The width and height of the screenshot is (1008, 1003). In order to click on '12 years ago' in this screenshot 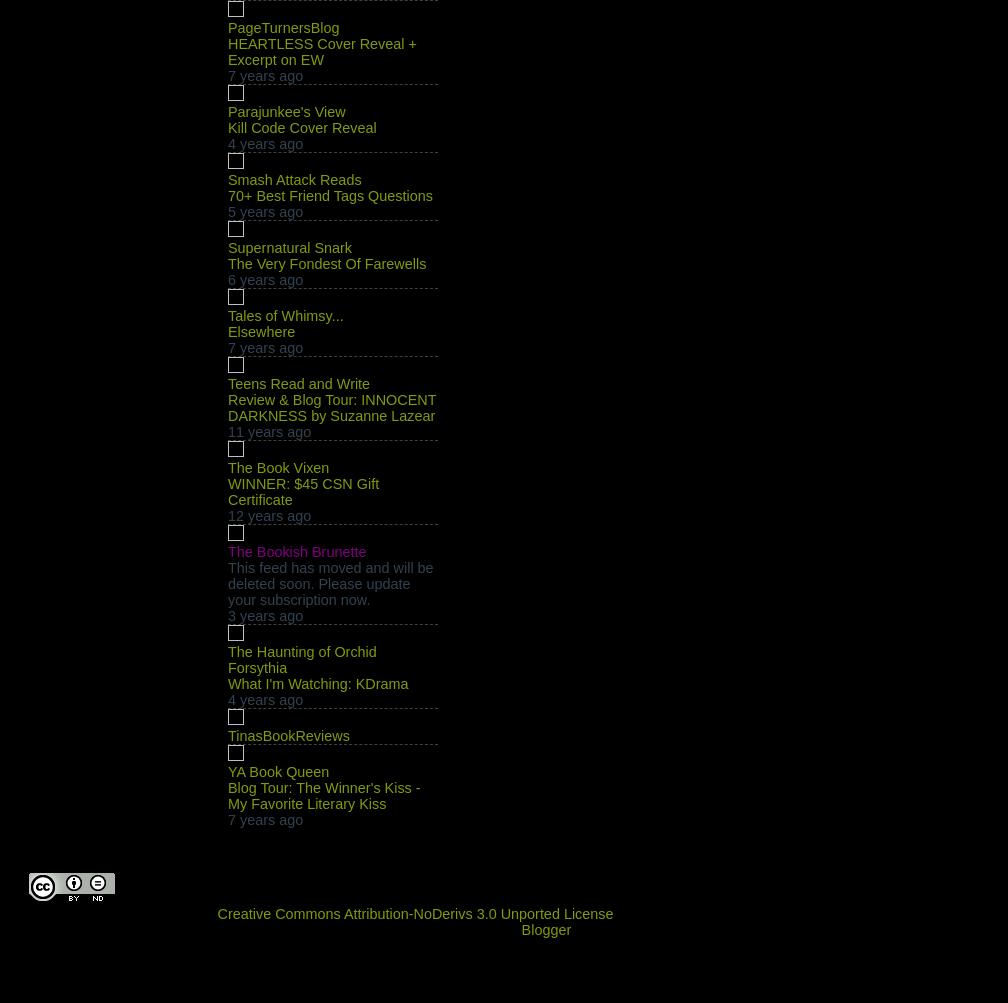, I will do `click(269, 515)`.